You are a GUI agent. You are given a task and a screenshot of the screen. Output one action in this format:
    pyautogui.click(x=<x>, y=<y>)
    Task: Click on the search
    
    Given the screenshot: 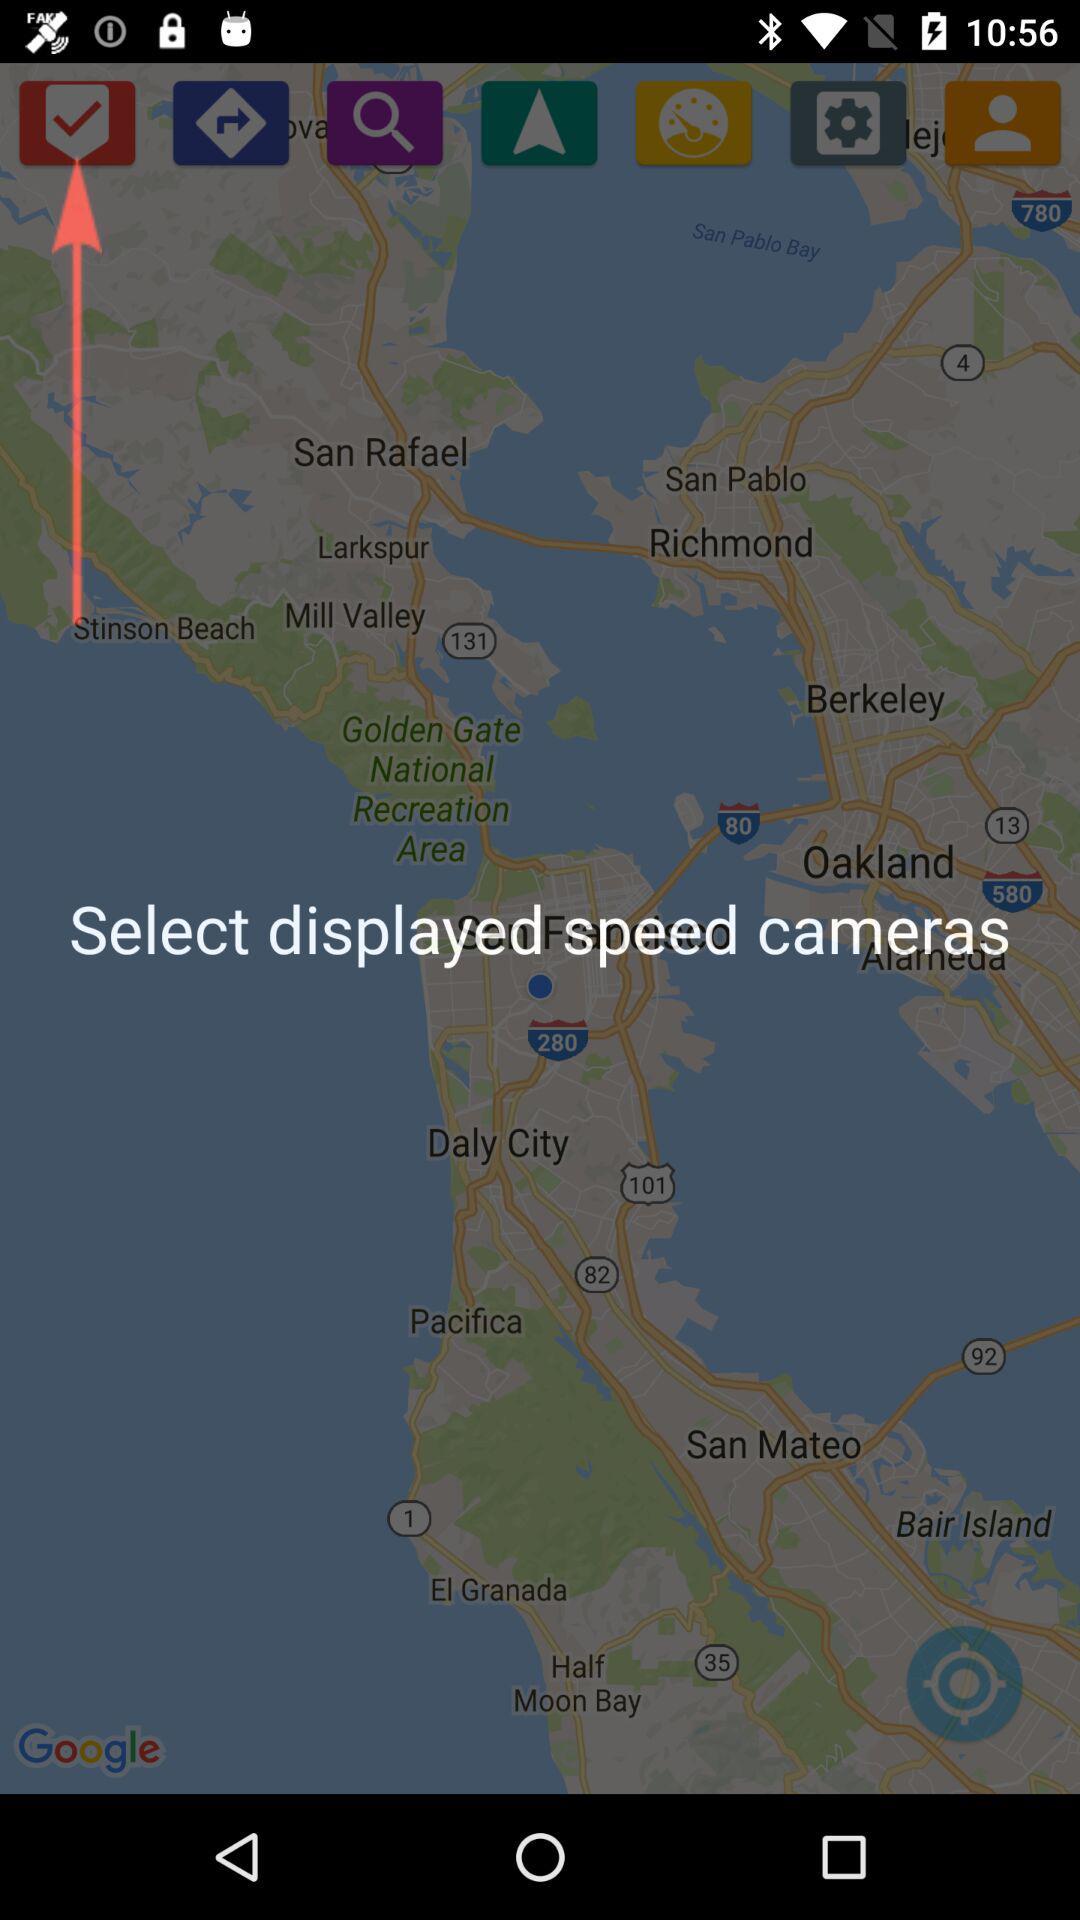 What is the action you would take?
    pyautogui.click(x=384, y=121)
    